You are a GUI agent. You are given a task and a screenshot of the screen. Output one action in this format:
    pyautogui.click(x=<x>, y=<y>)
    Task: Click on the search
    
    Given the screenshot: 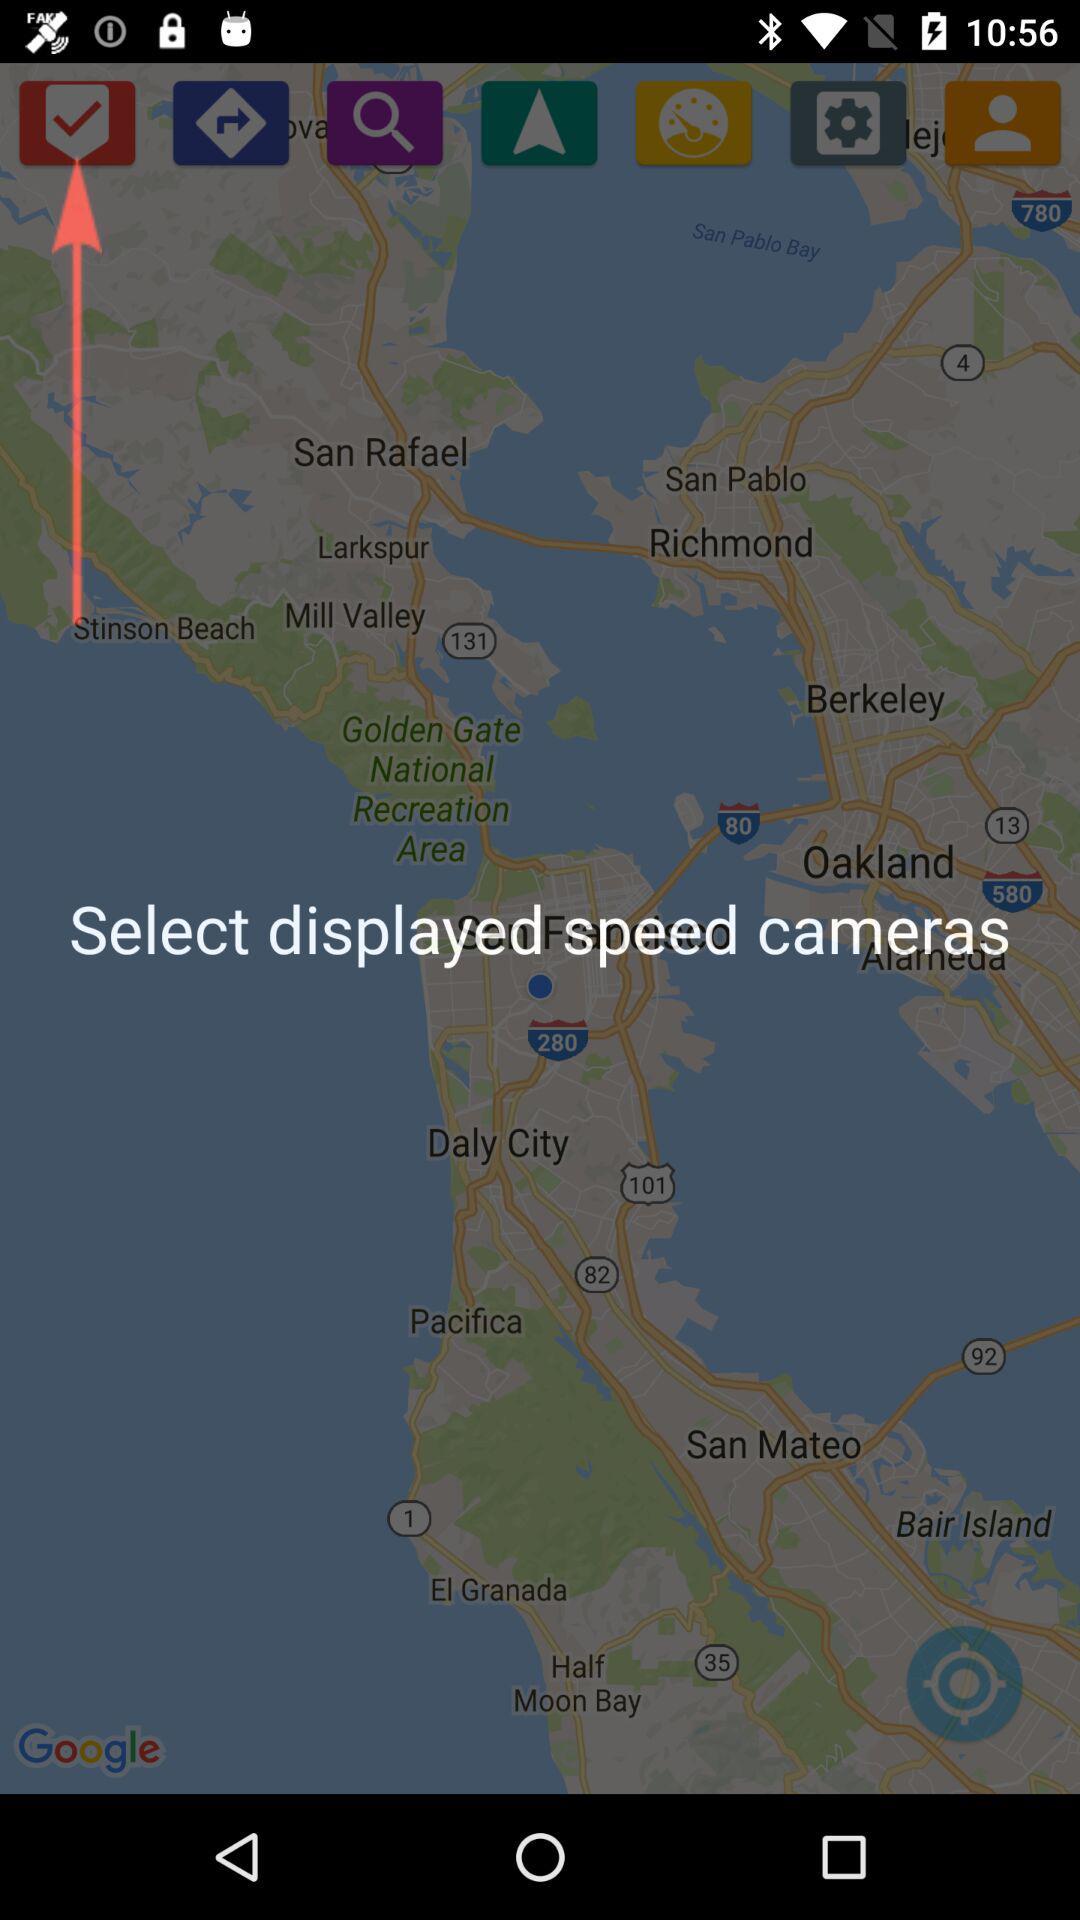 What is the action you would take?
    pyautogui.click(x=384, y=121)
    